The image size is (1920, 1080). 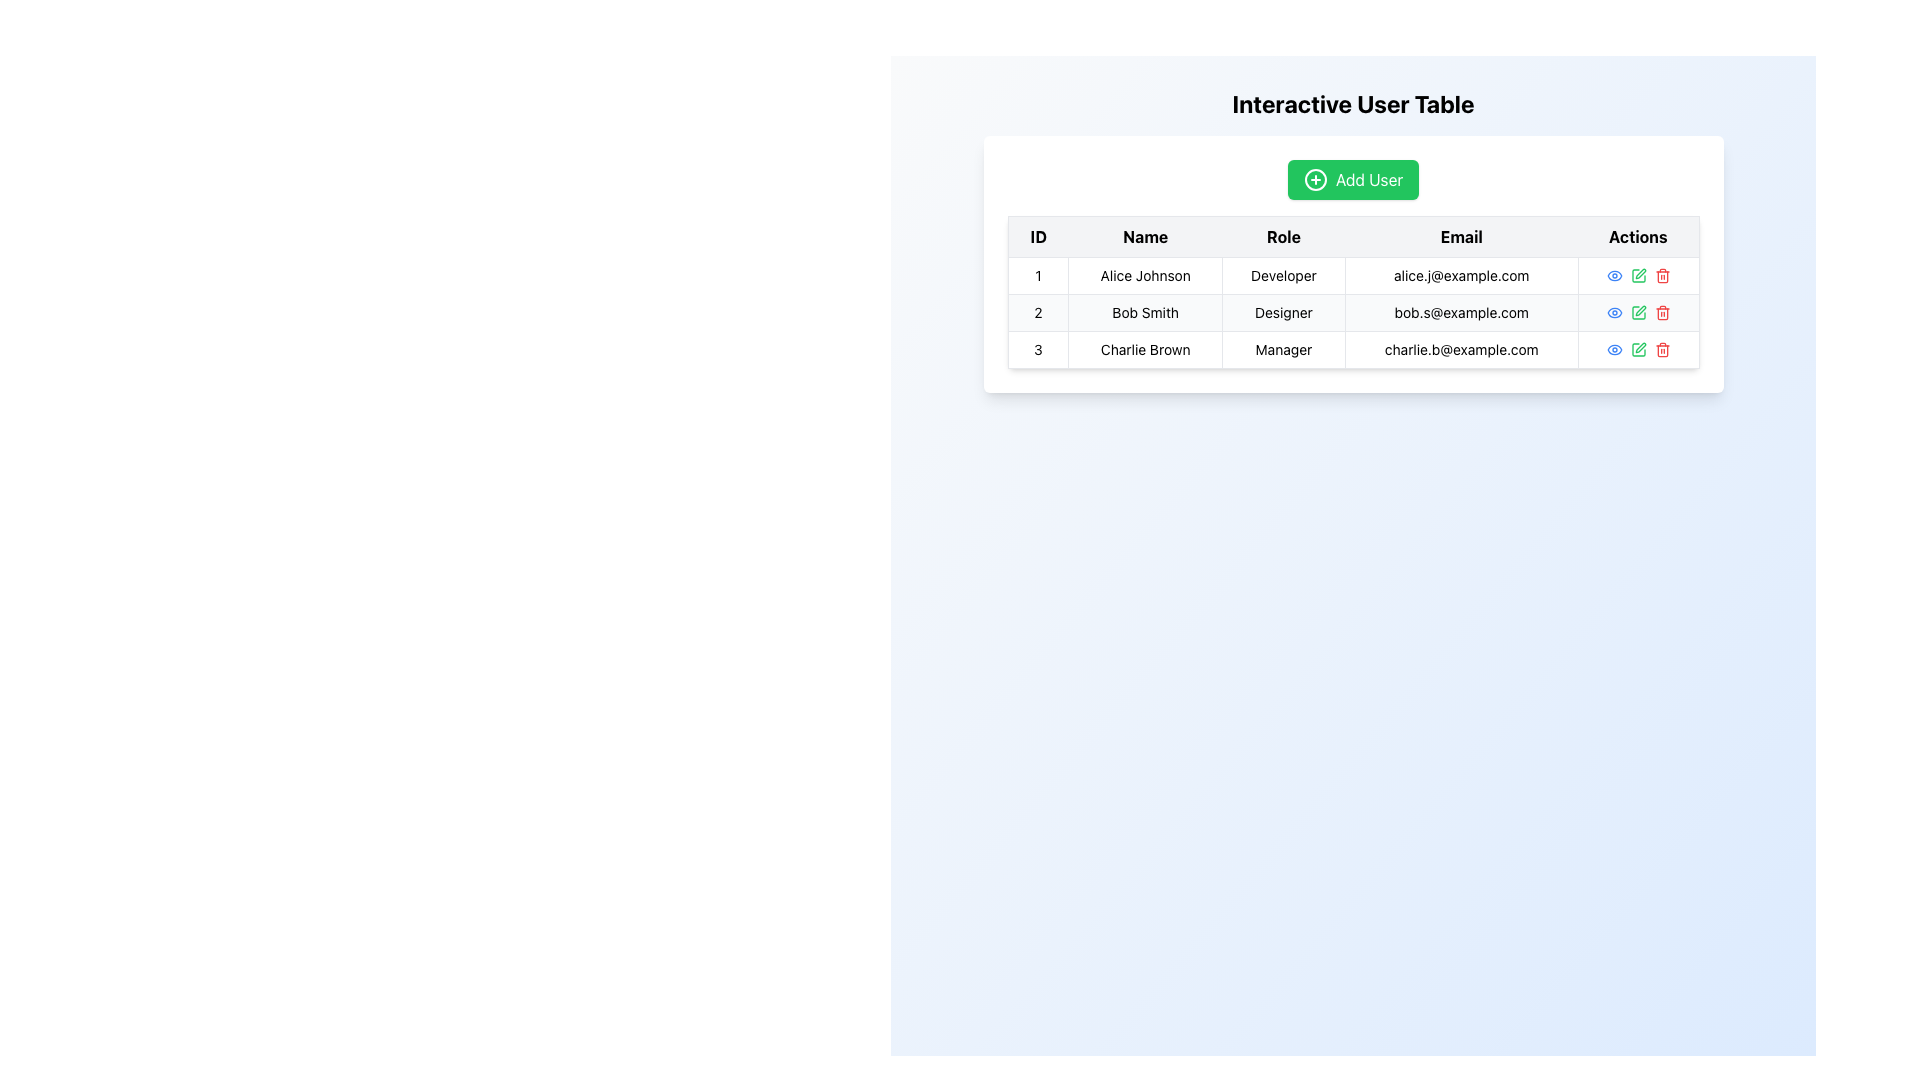 What do you see at coordinates (1640, 311) in the screenshot?
I see `the Edit icon located in the Actions column of the second row in the table` at bounding box center [1640, 311].